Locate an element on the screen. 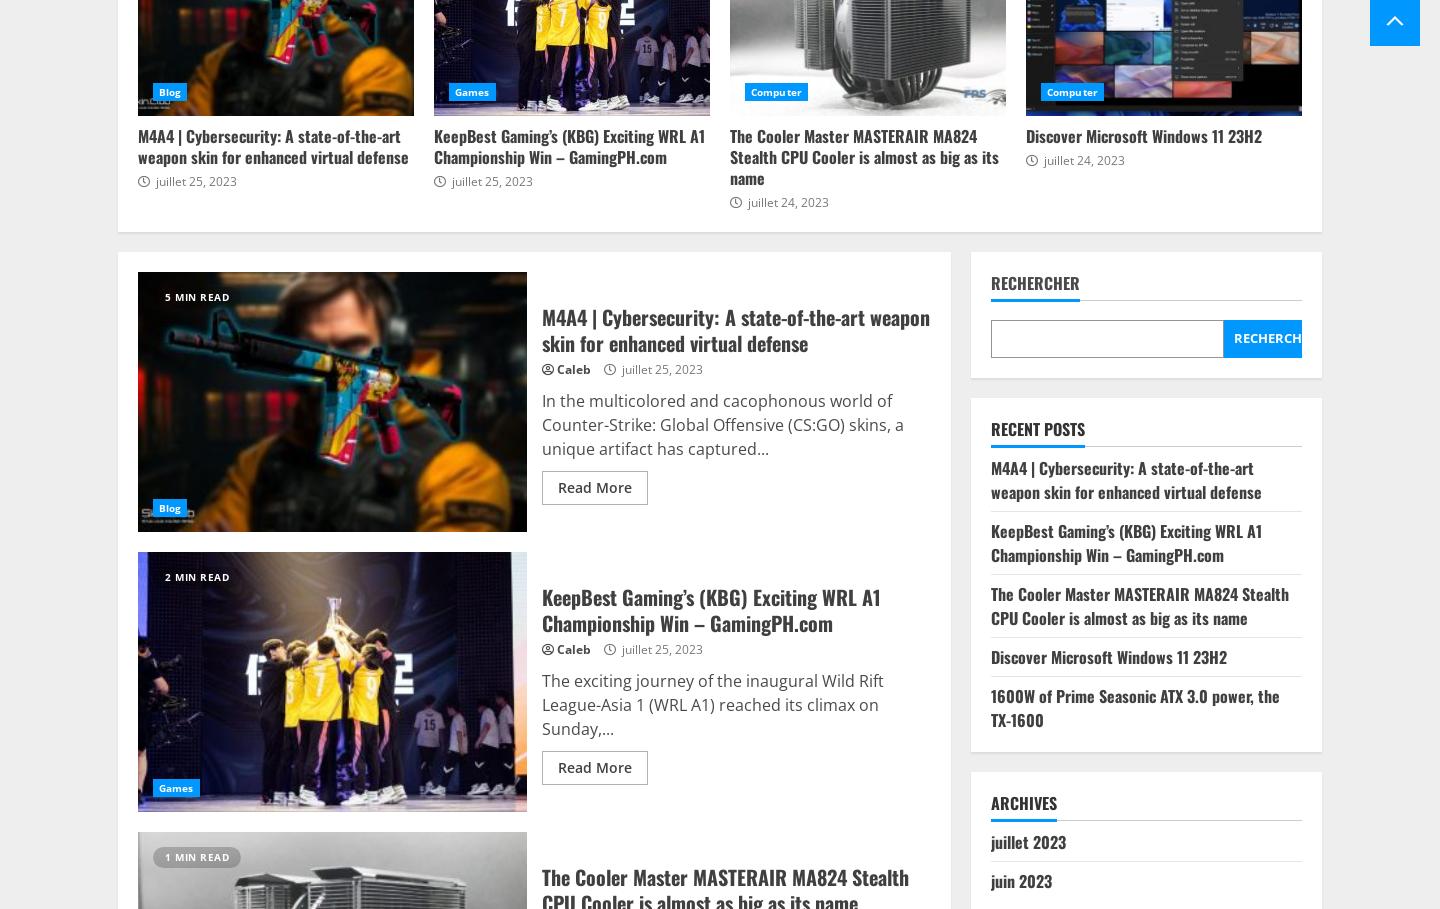 This screenshot has height=909, width=1440. 'Archives' is located at coordinates (1022, 802).